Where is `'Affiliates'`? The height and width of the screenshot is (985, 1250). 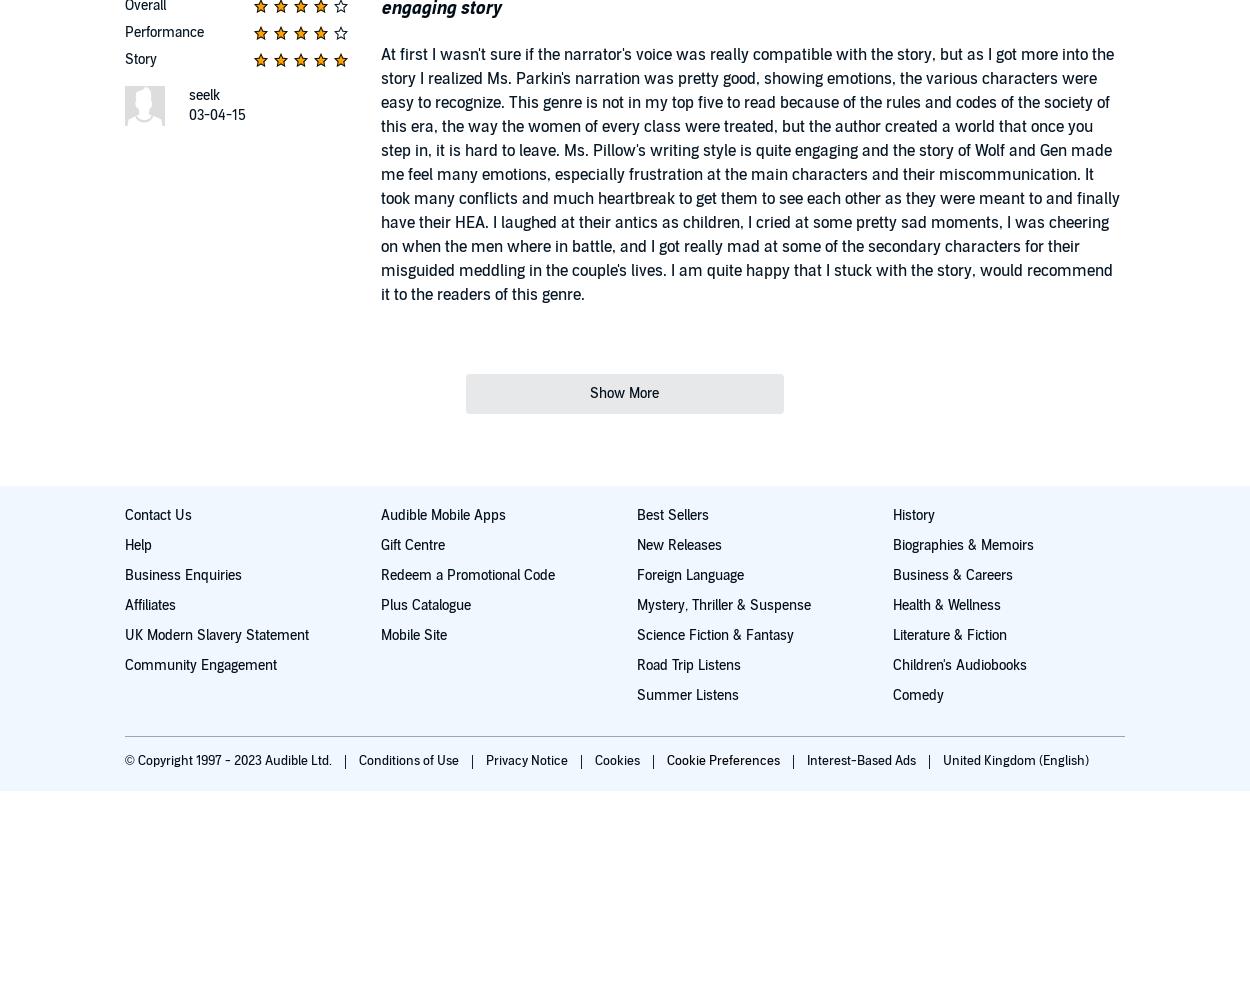 'Affiliates' is located at coordinates (150, 604).